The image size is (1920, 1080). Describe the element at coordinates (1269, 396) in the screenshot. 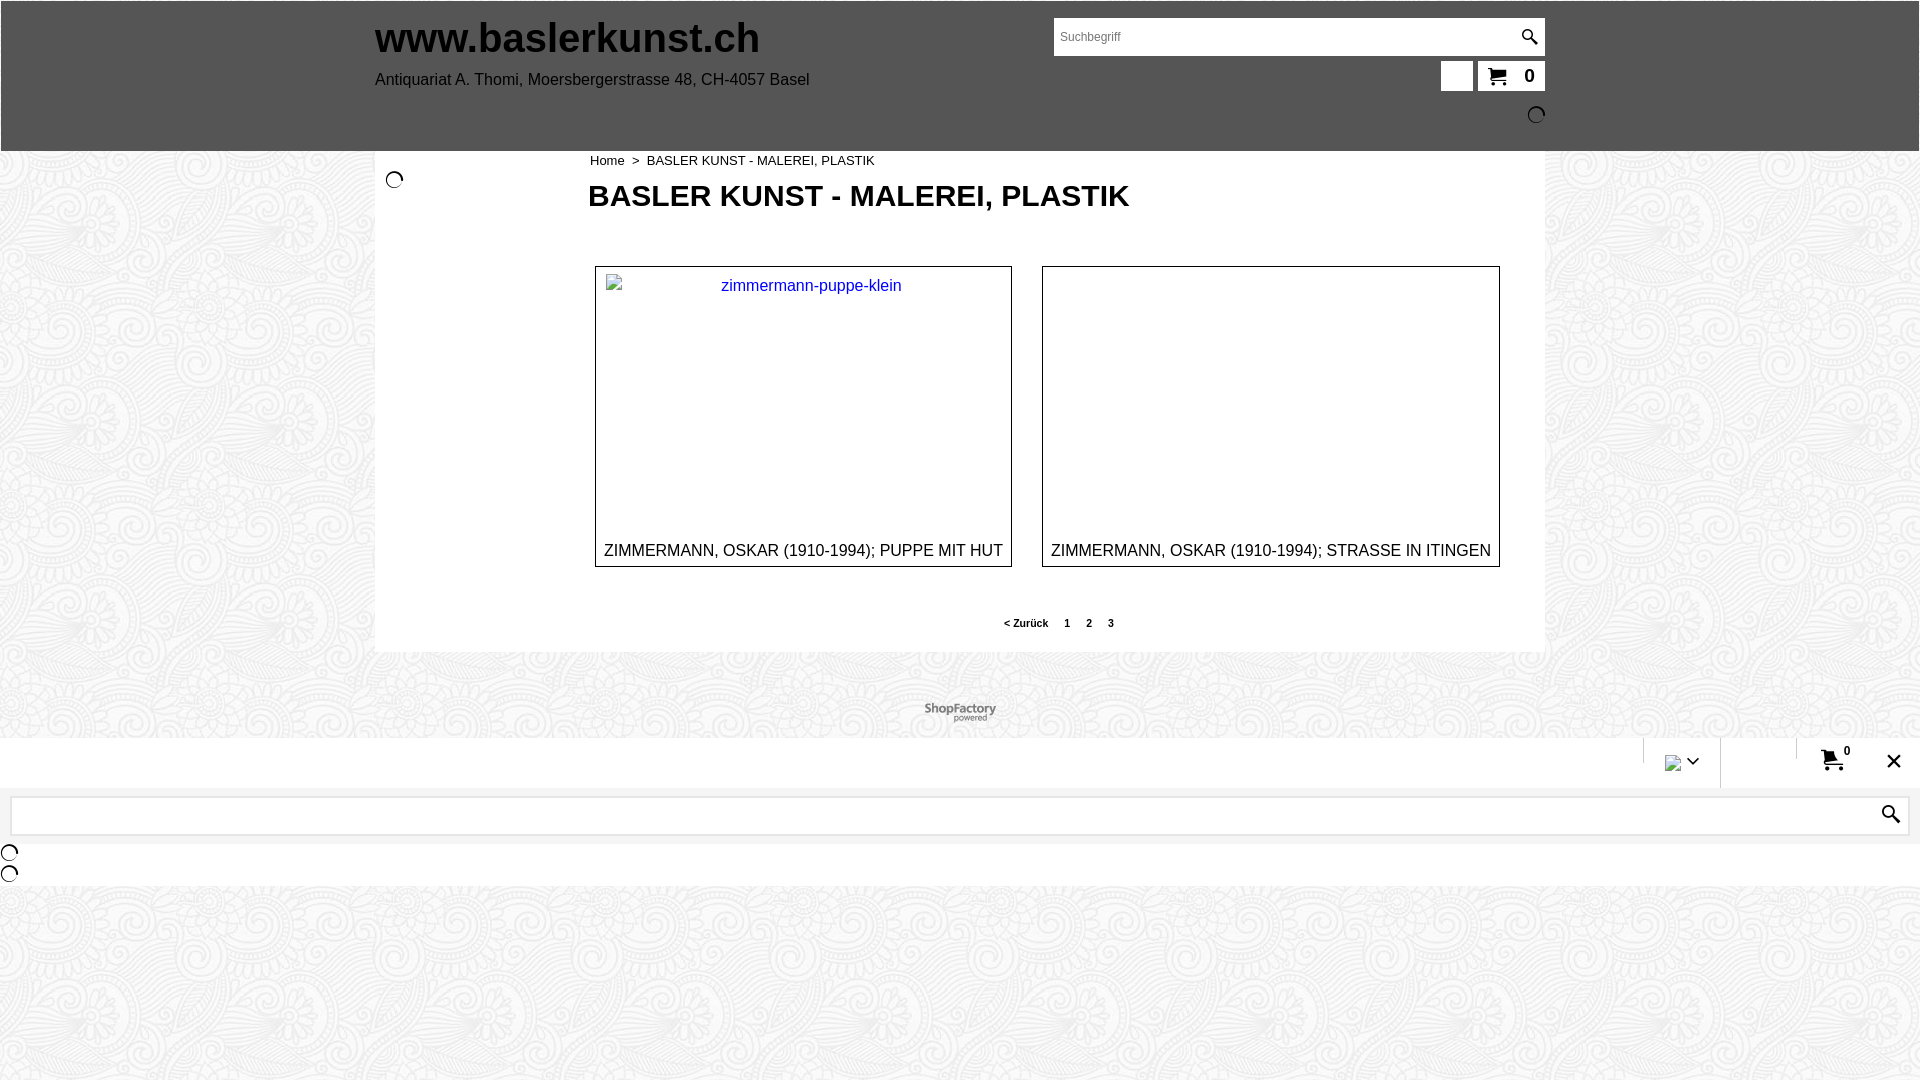

I see `'zimmermann-itingen-gross'` at that location.